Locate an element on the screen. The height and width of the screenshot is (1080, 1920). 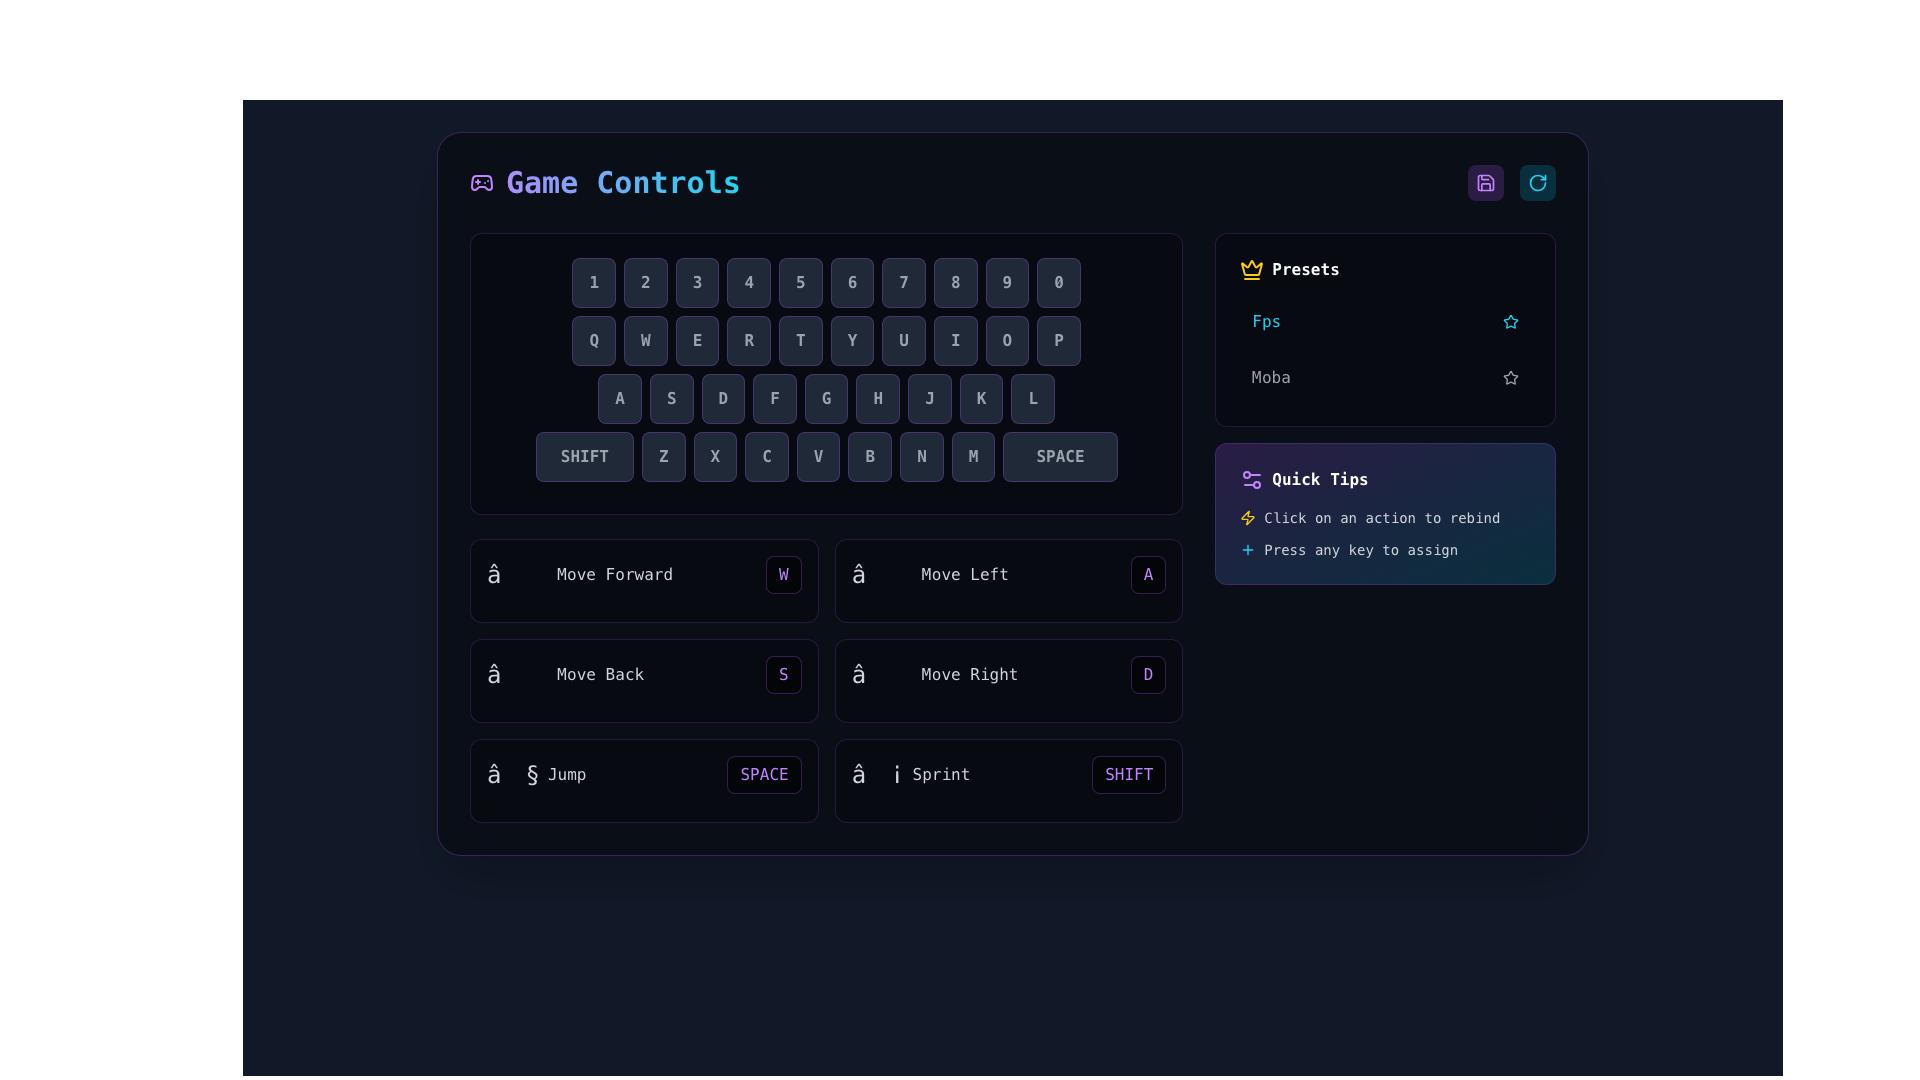
the key-shaped button displaying 'F' that is centrally aligned in the virtual keyboard layout, located between buttons 'D' and 'G' is located at coordinates (774, 398).